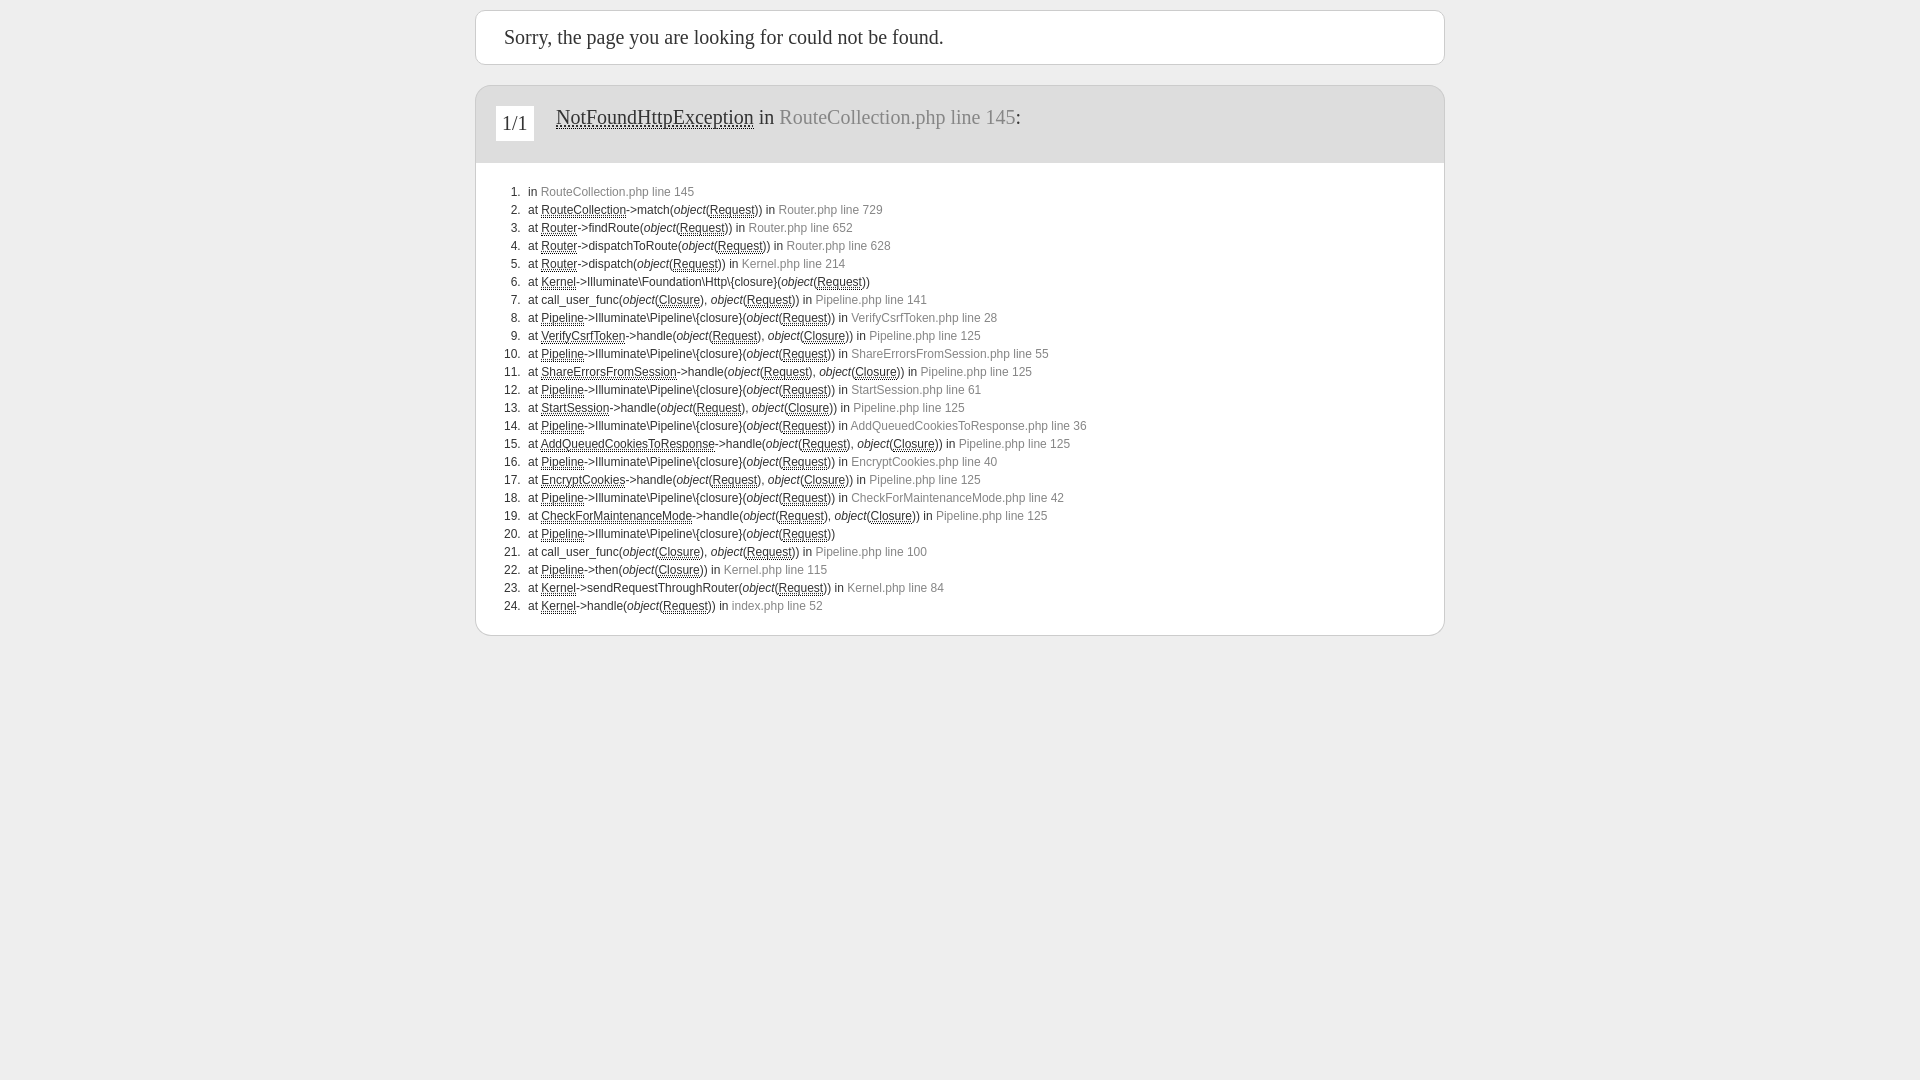  Describe the element at coordinates (830, 209) in the screenshot. I see `'Router.php line 729'` at that location.